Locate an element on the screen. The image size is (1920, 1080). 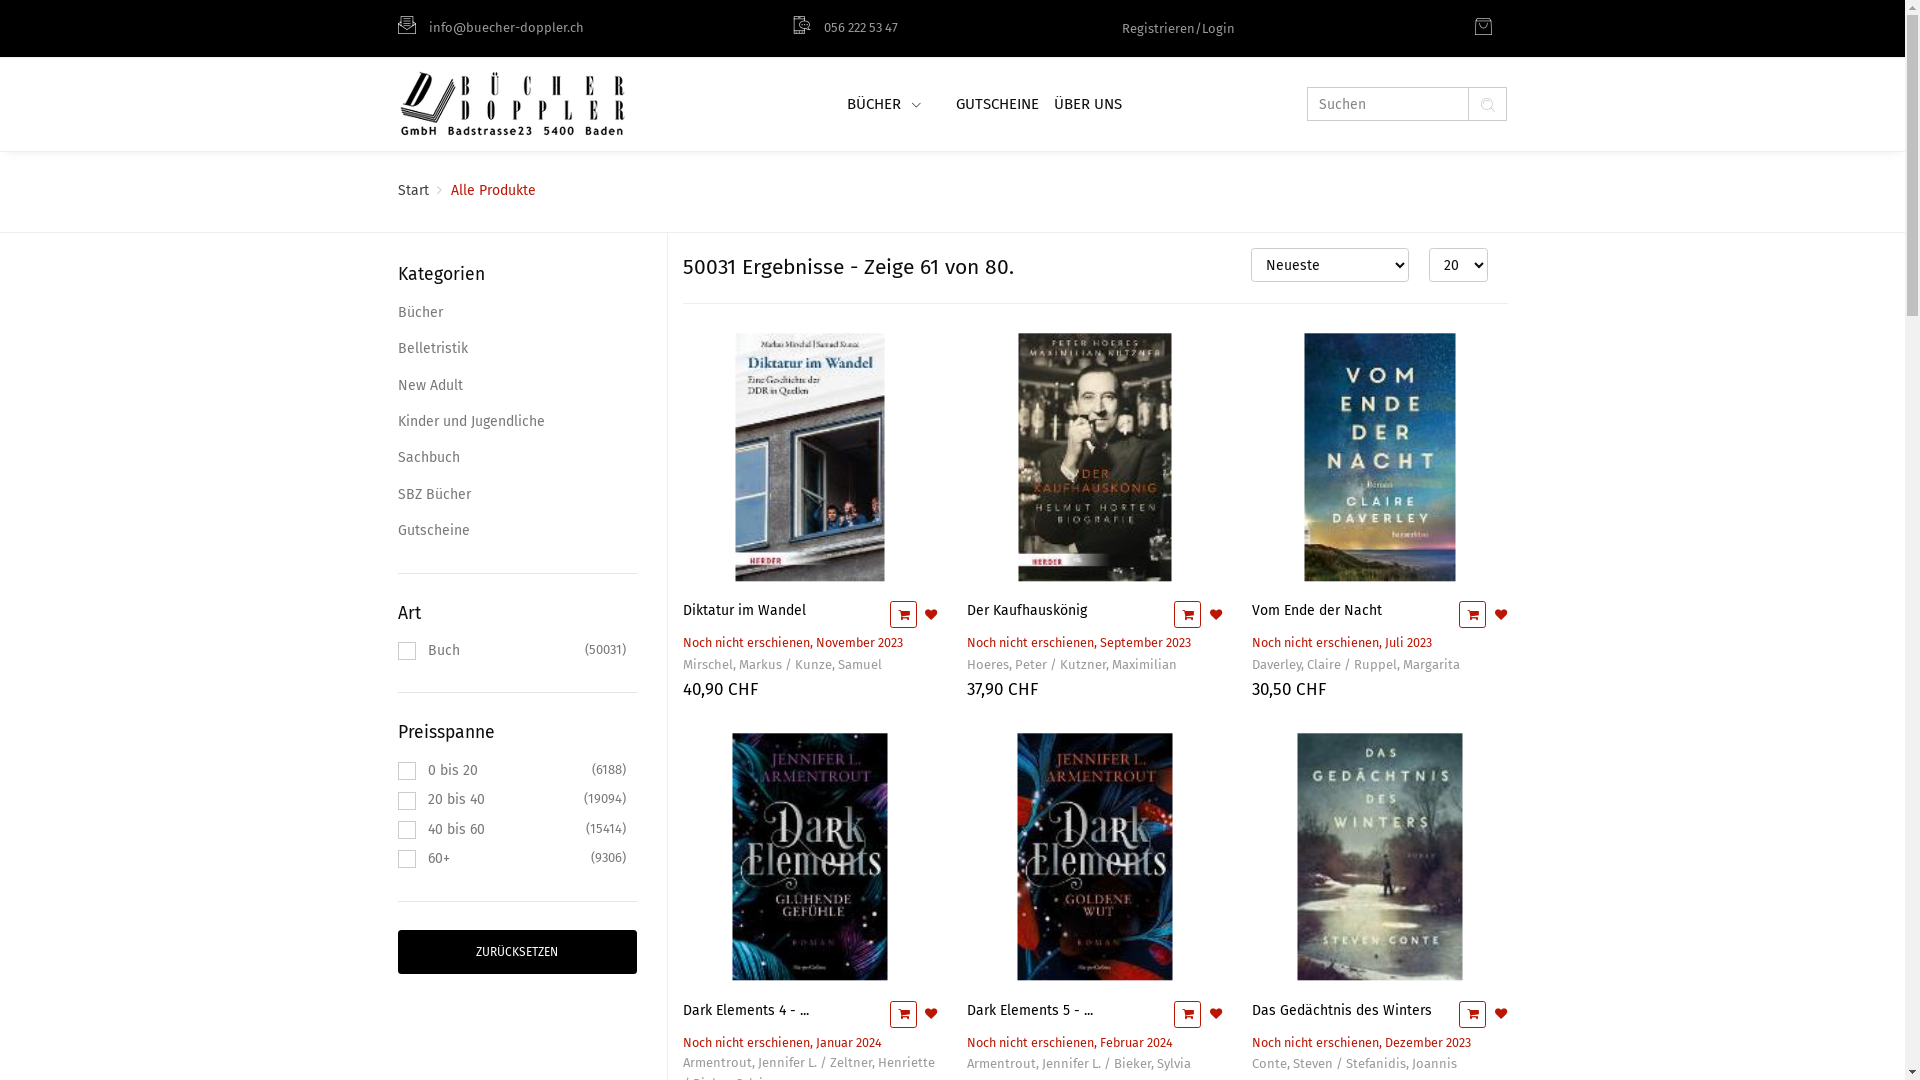
'Diktatur im Wandel' is located at coordinates (742, 609).